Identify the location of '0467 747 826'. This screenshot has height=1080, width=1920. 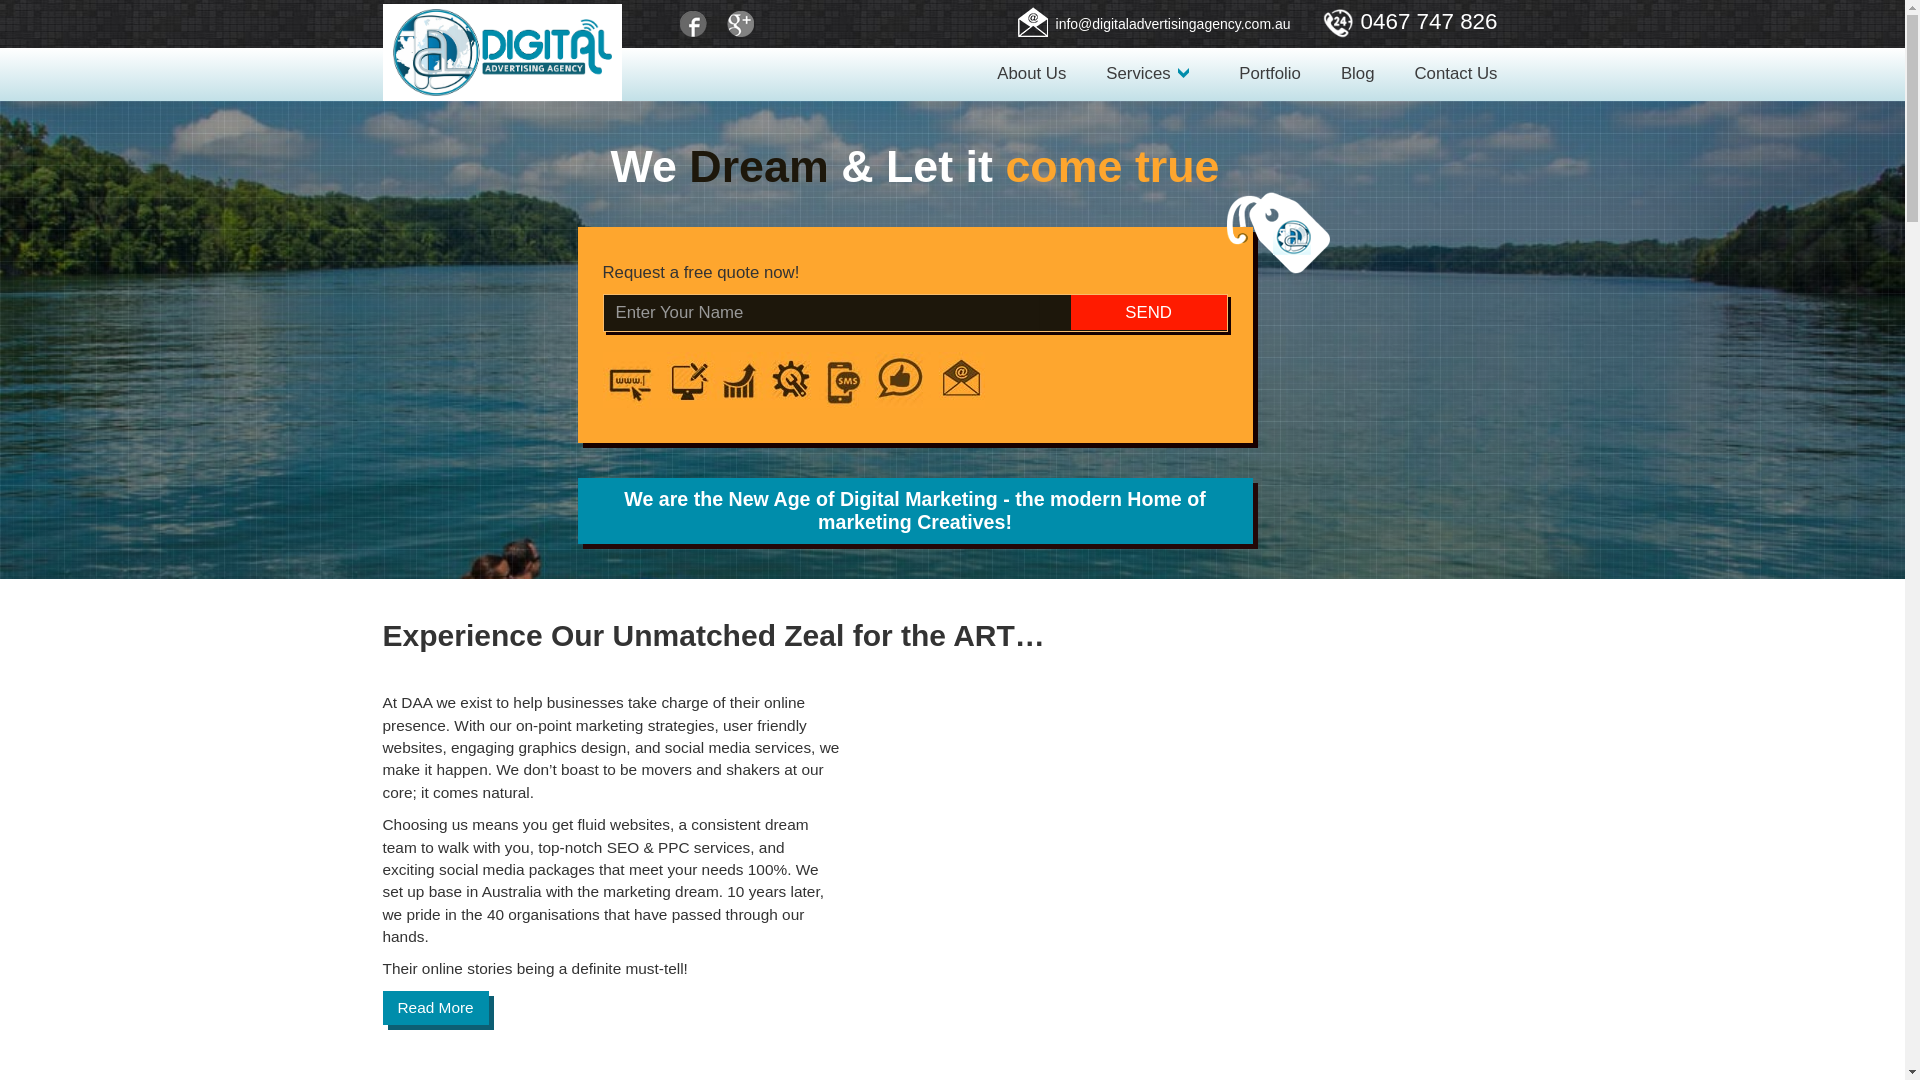
(1418, 23).